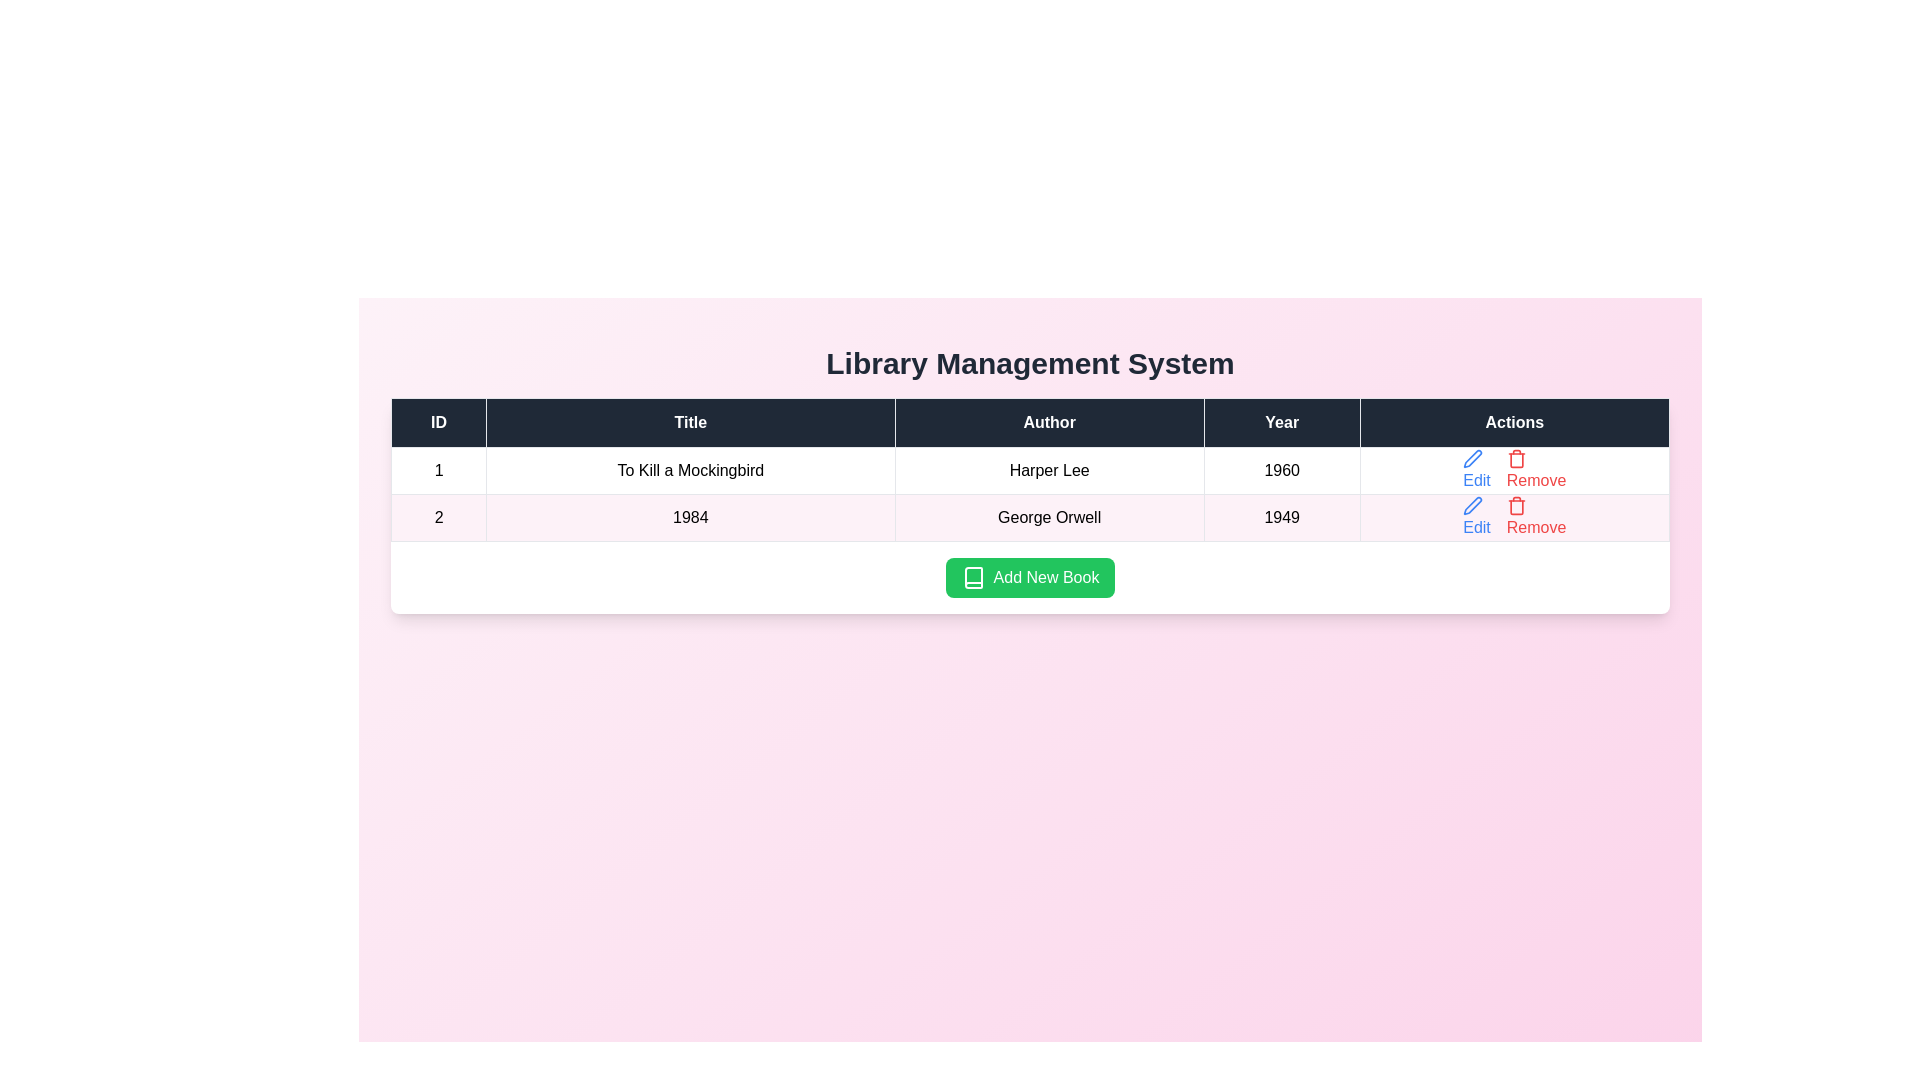 The height and width of the screenshot is (1080, 1920). Describe the element at coordinates (438, 516) in the screenshot. I see `the static text element that identifies the unique ID of an item in the first cell of the second row of the book information table` at that location.